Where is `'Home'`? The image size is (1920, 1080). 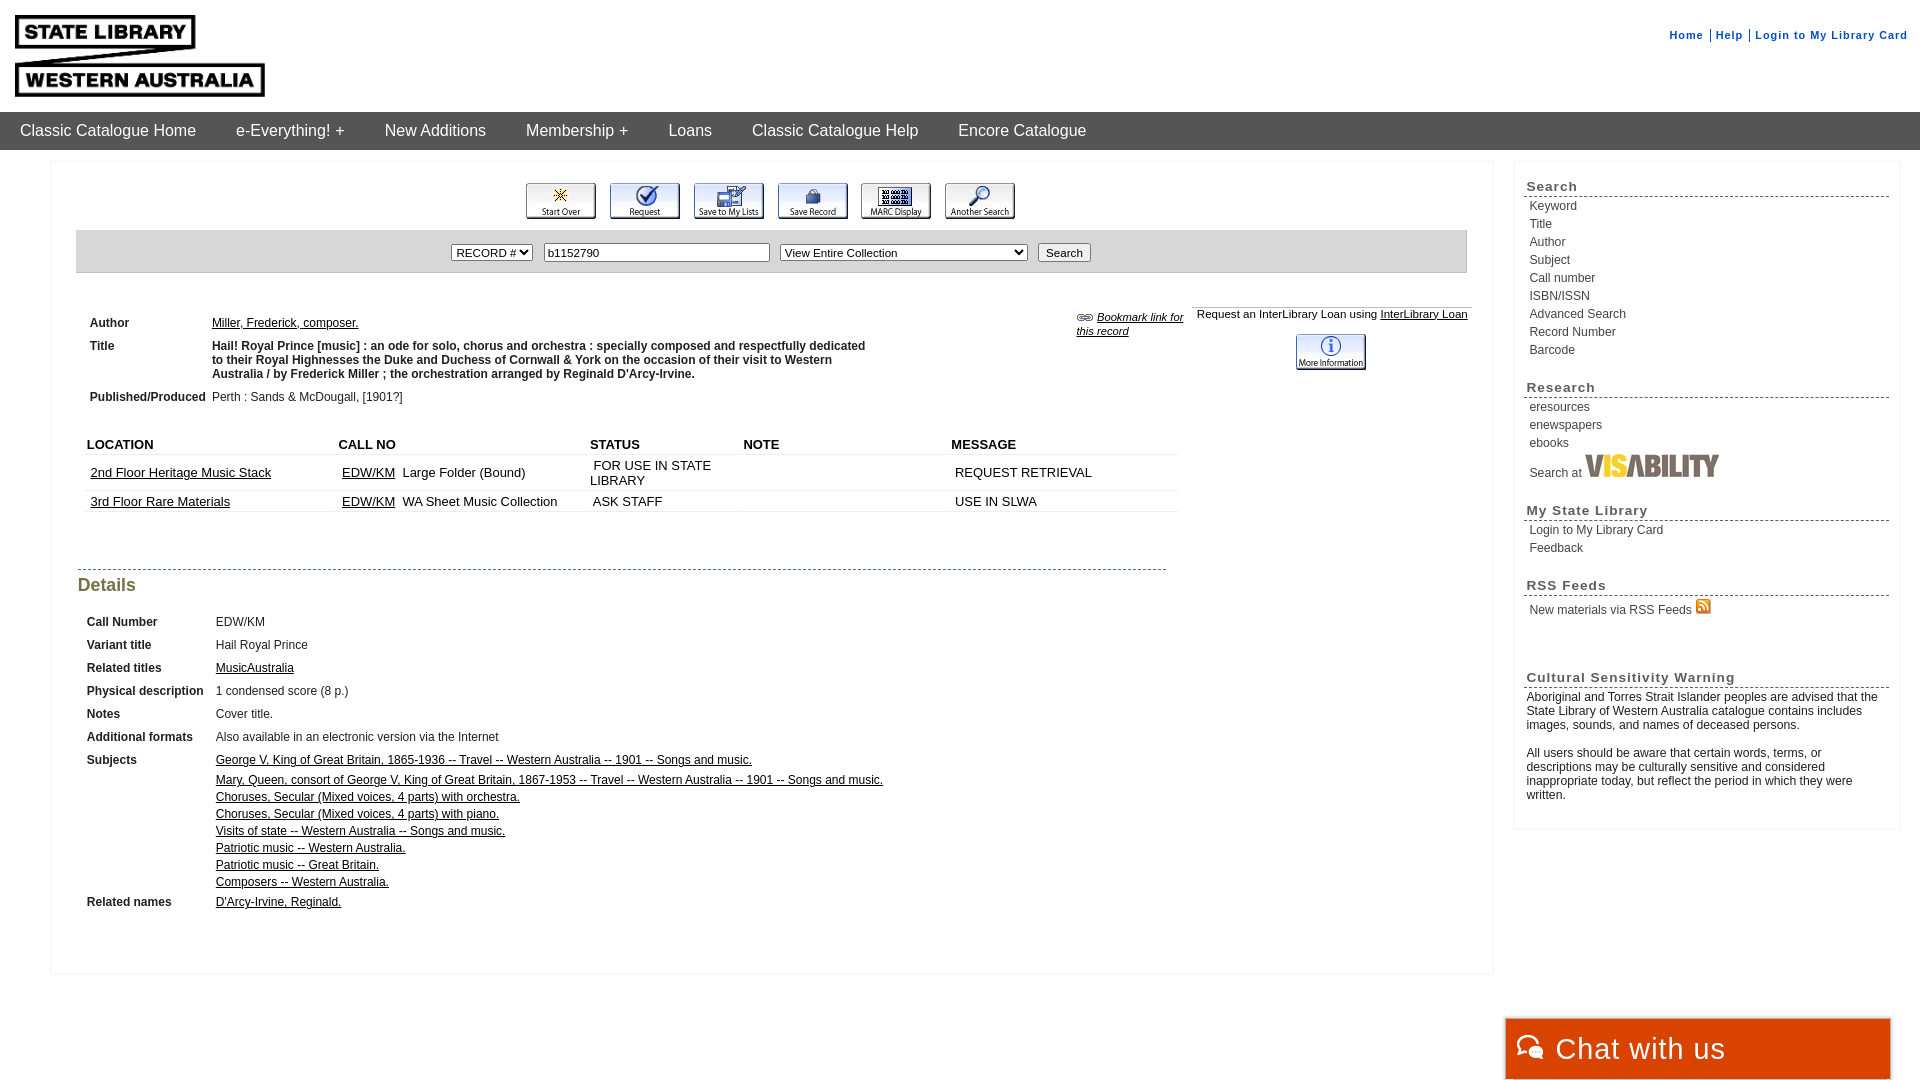 'Home' is located at coordinates (1684, 34).